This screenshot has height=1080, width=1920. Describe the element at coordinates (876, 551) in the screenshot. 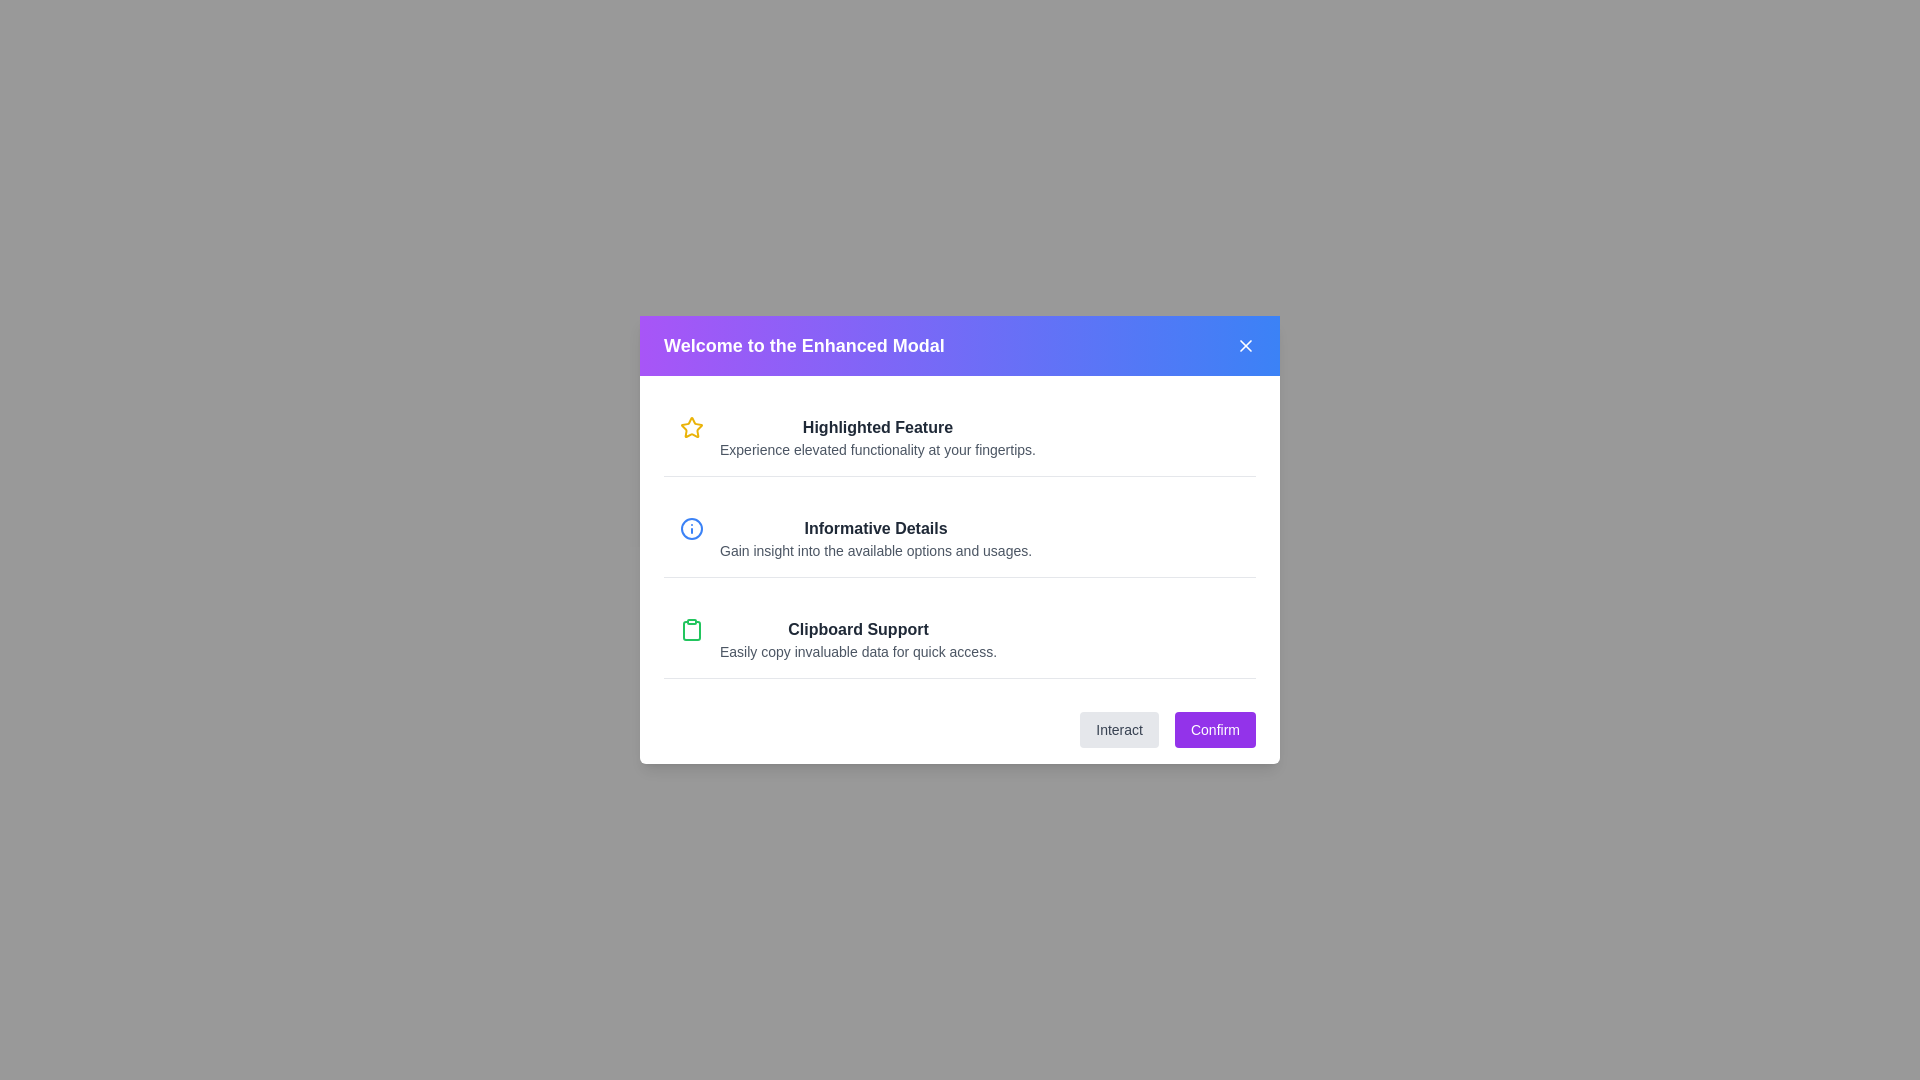

I see `the informational text label positioned below the 'Informative Details' title, which provides descriptive information about the section` at that location.